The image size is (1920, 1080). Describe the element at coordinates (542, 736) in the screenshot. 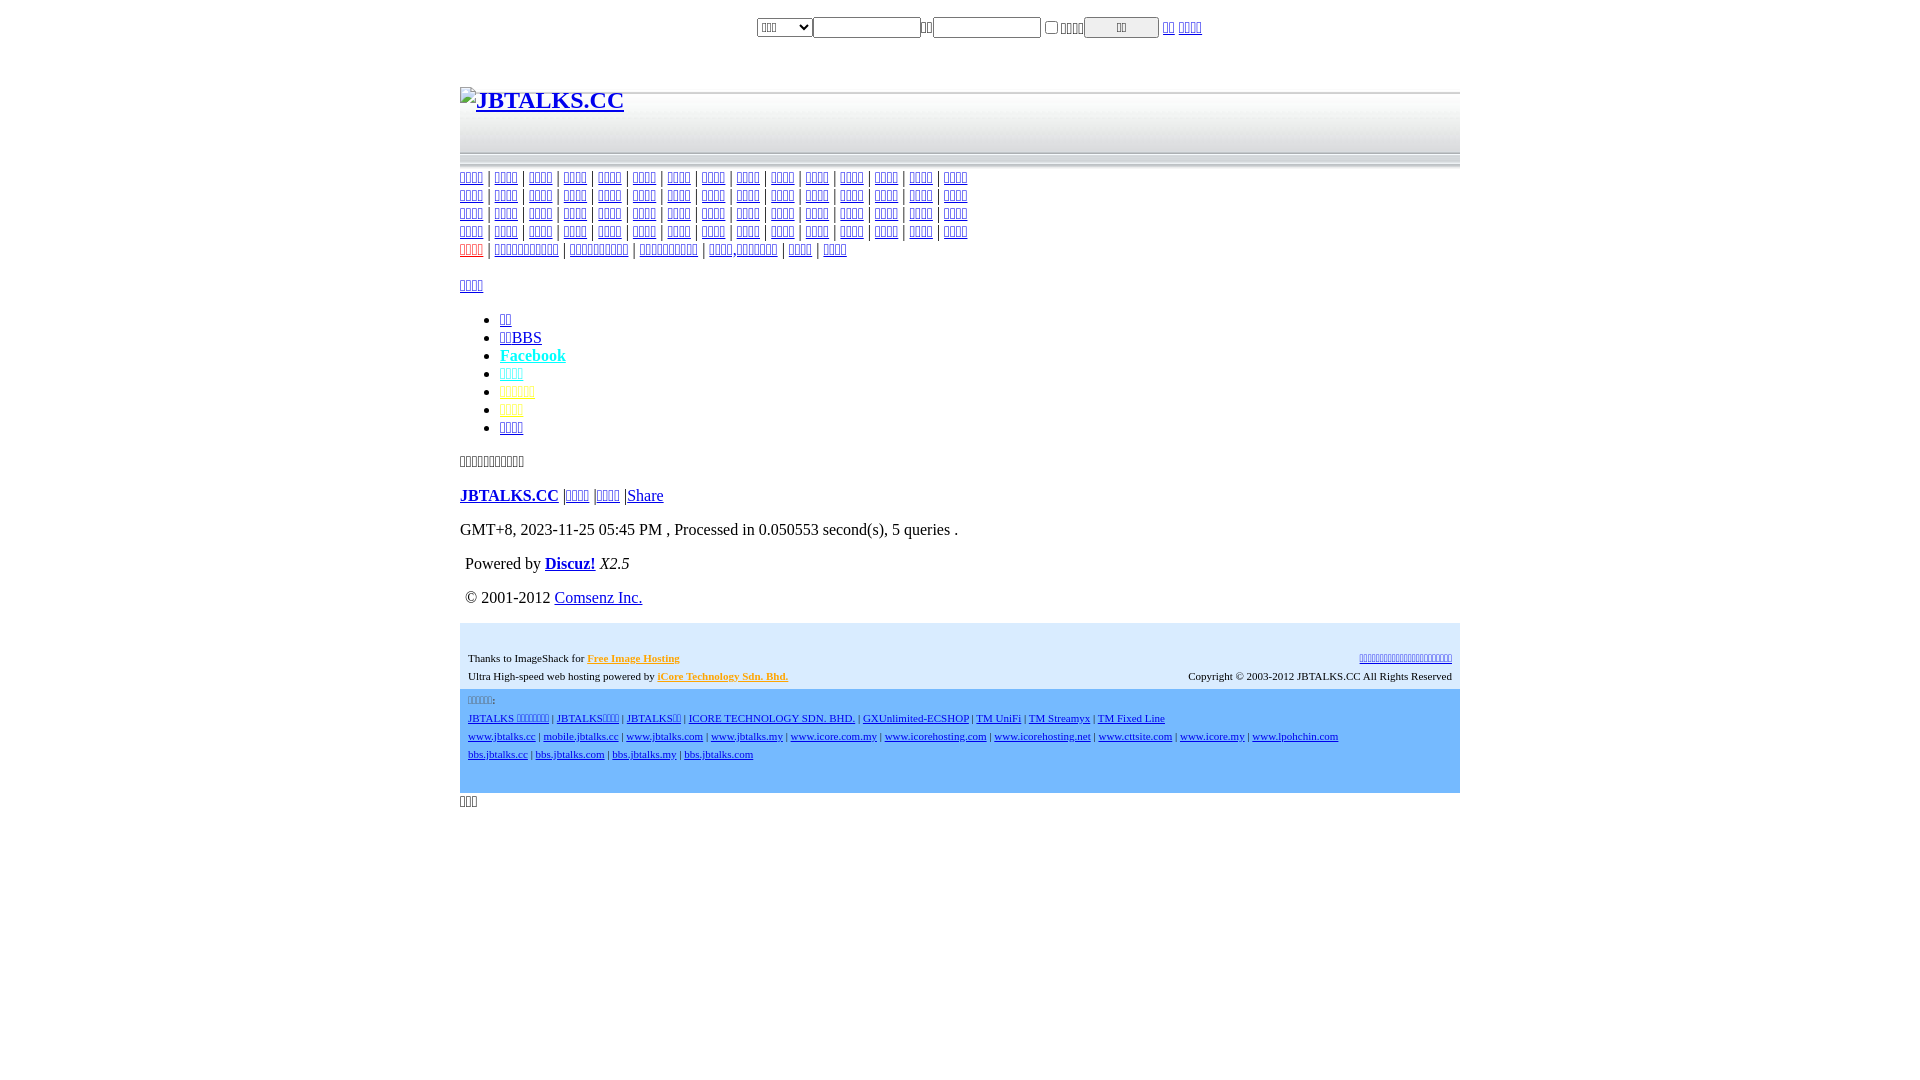

I see `'mobile.jbtalks.cc'` at that location.